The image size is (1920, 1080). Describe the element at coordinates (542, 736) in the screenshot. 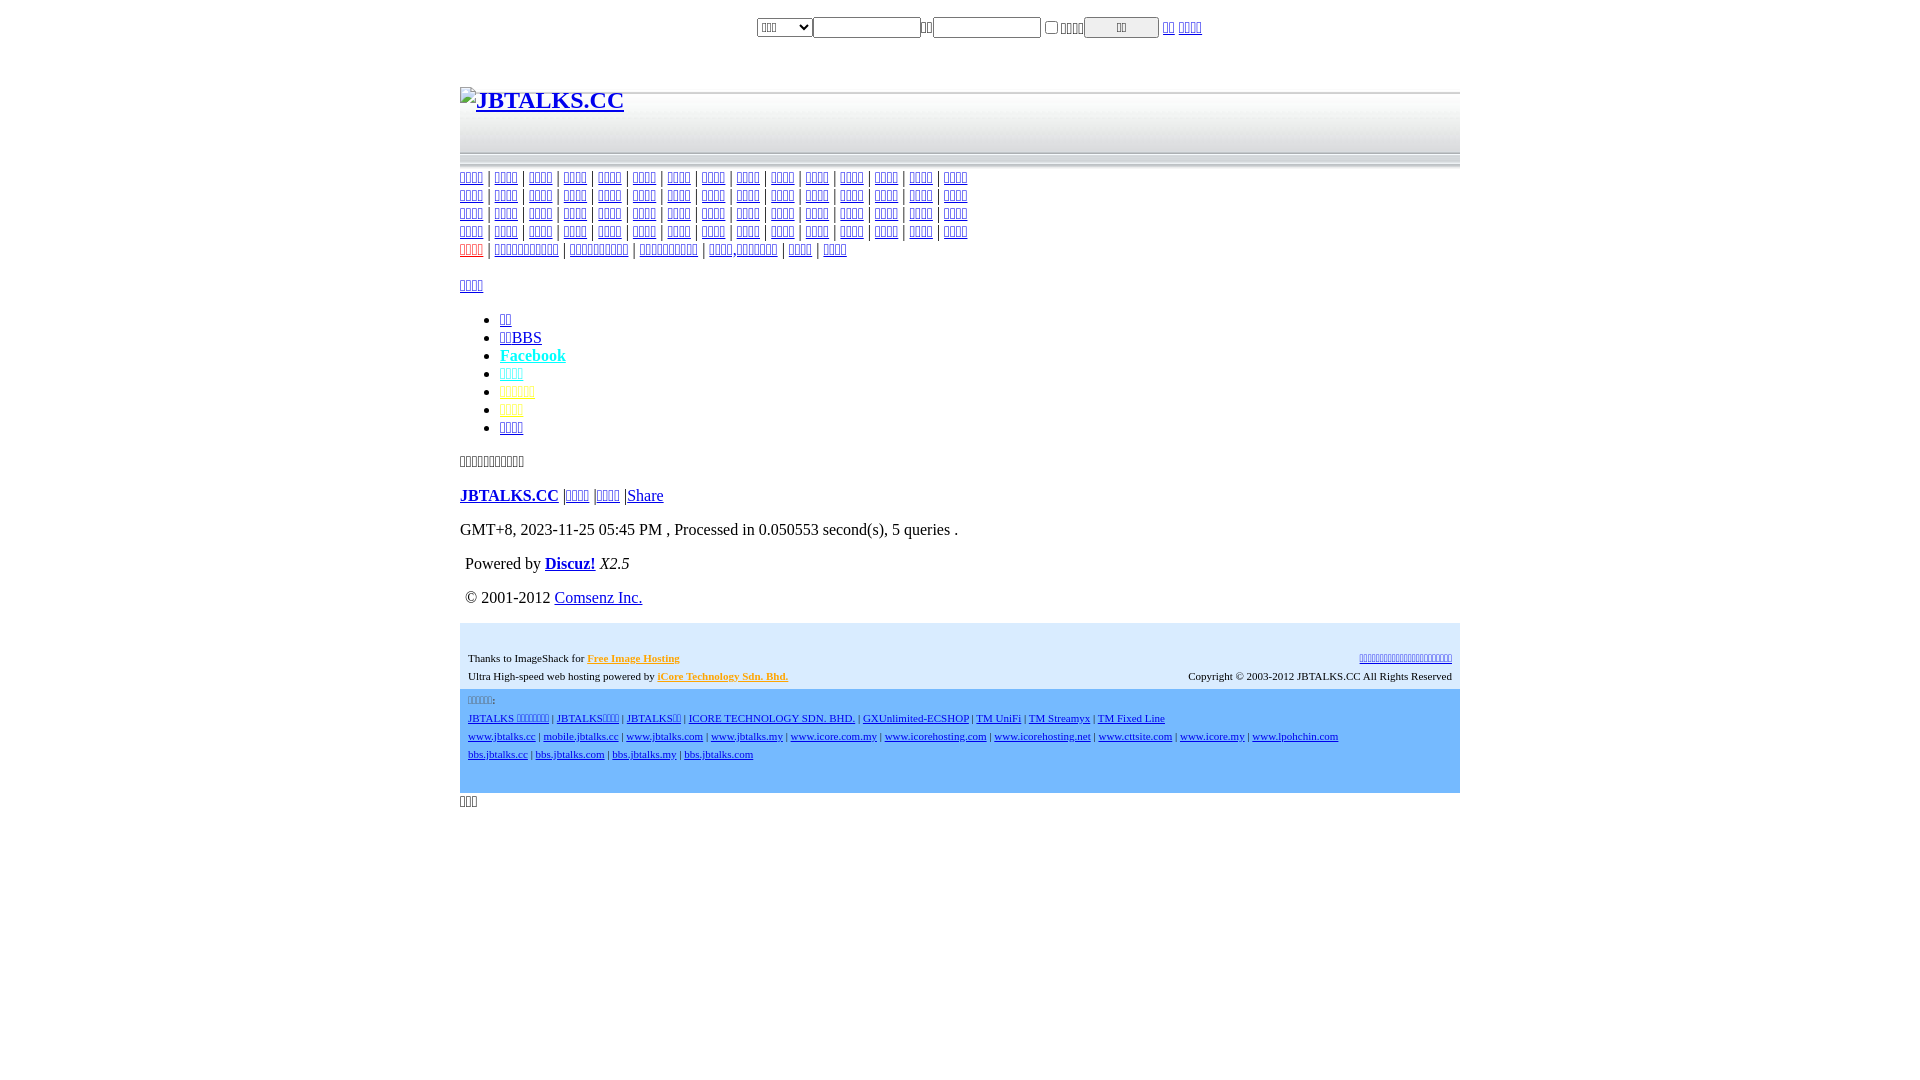

I see `'mobile.jbtalks.cc'` at that location.